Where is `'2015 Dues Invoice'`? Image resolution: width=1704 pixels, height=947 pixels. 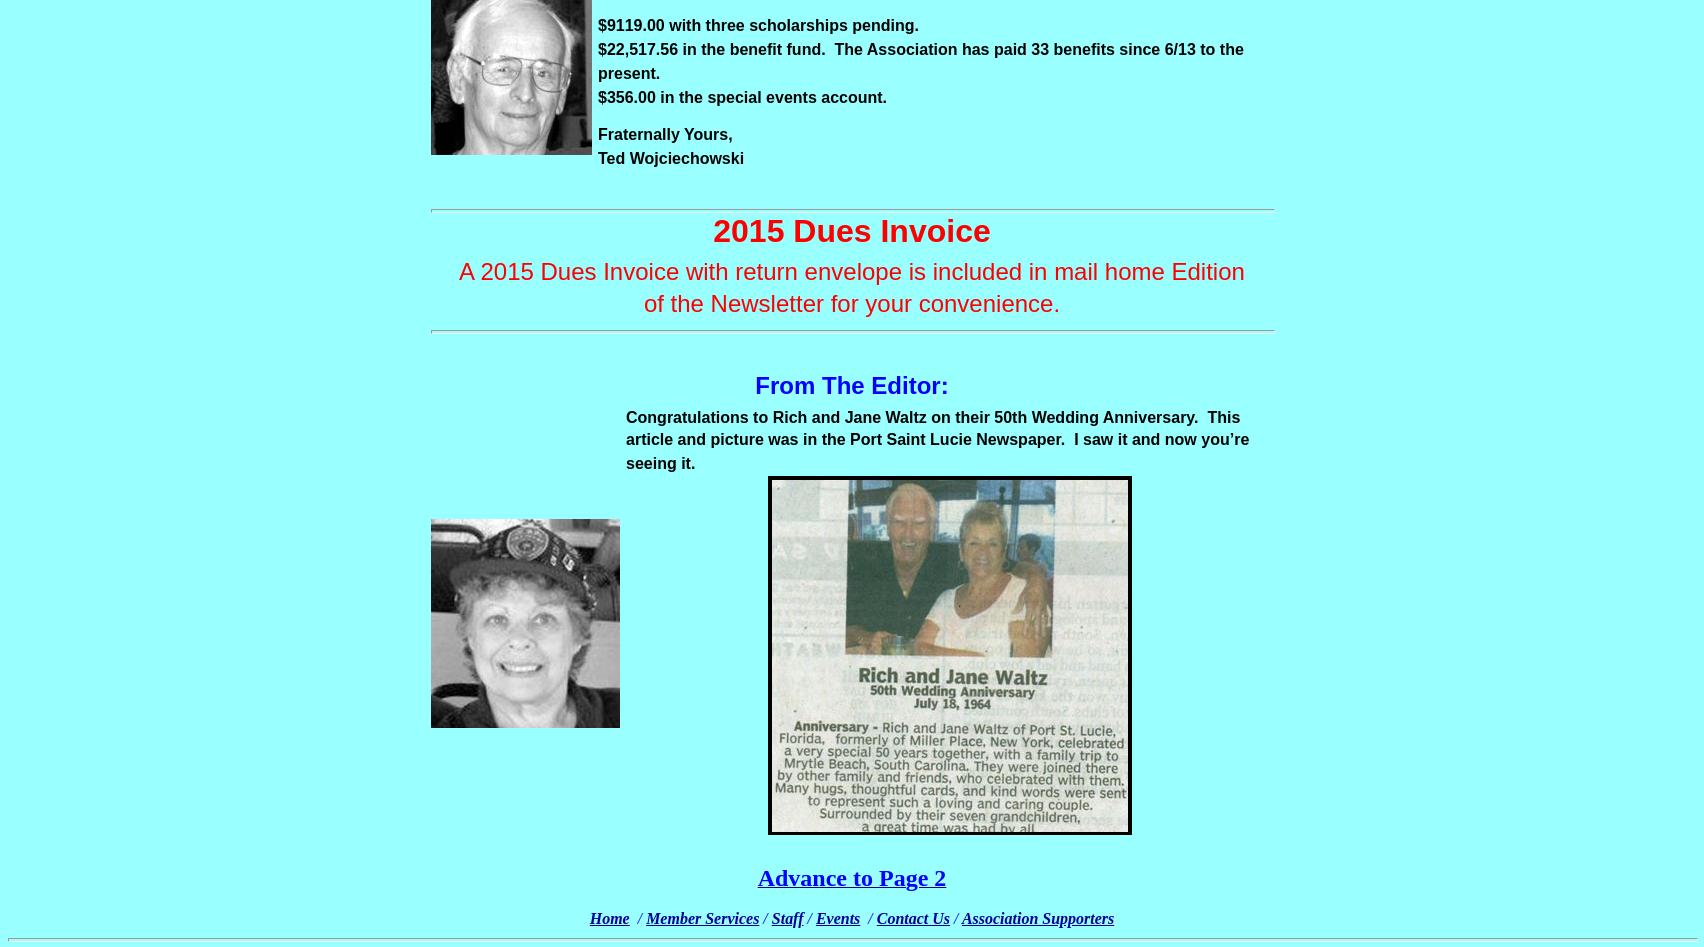
'2015 Dues Invoice' is located at coordinates (850, 230).